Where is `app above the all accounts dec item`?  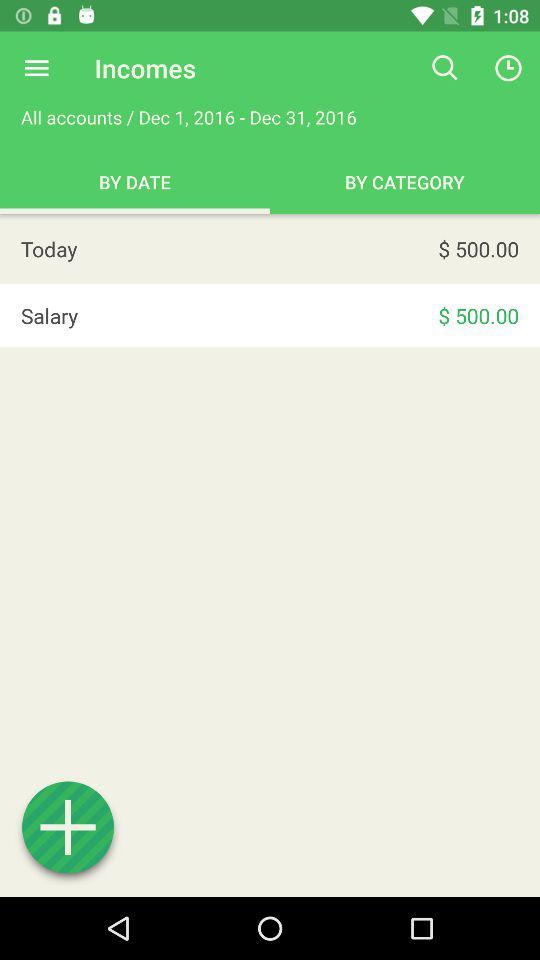 app above the all accounts dec item is located at coordinates (36, 68).